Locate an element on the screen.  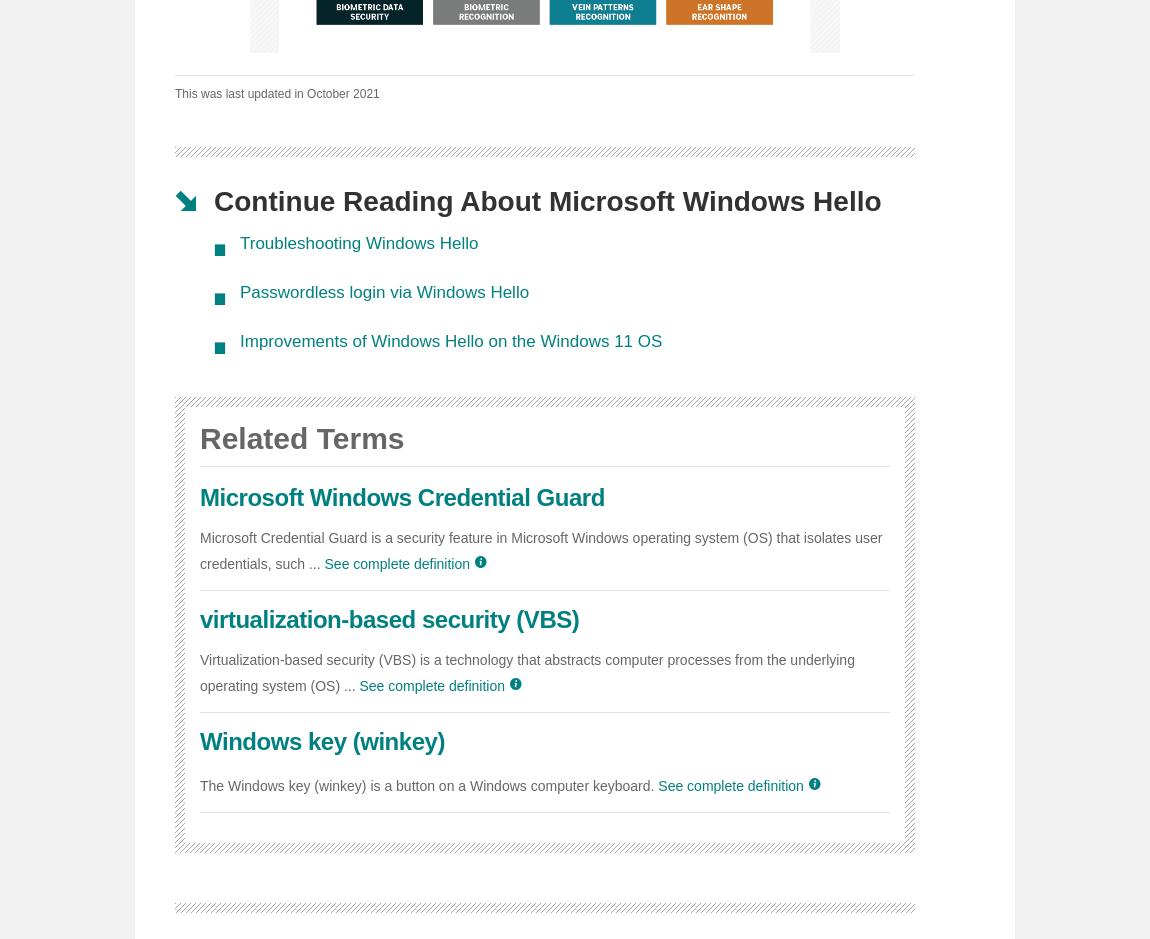
'Continue Reading About Microsoft Windows Hello' is located at coordinates (547, 200).